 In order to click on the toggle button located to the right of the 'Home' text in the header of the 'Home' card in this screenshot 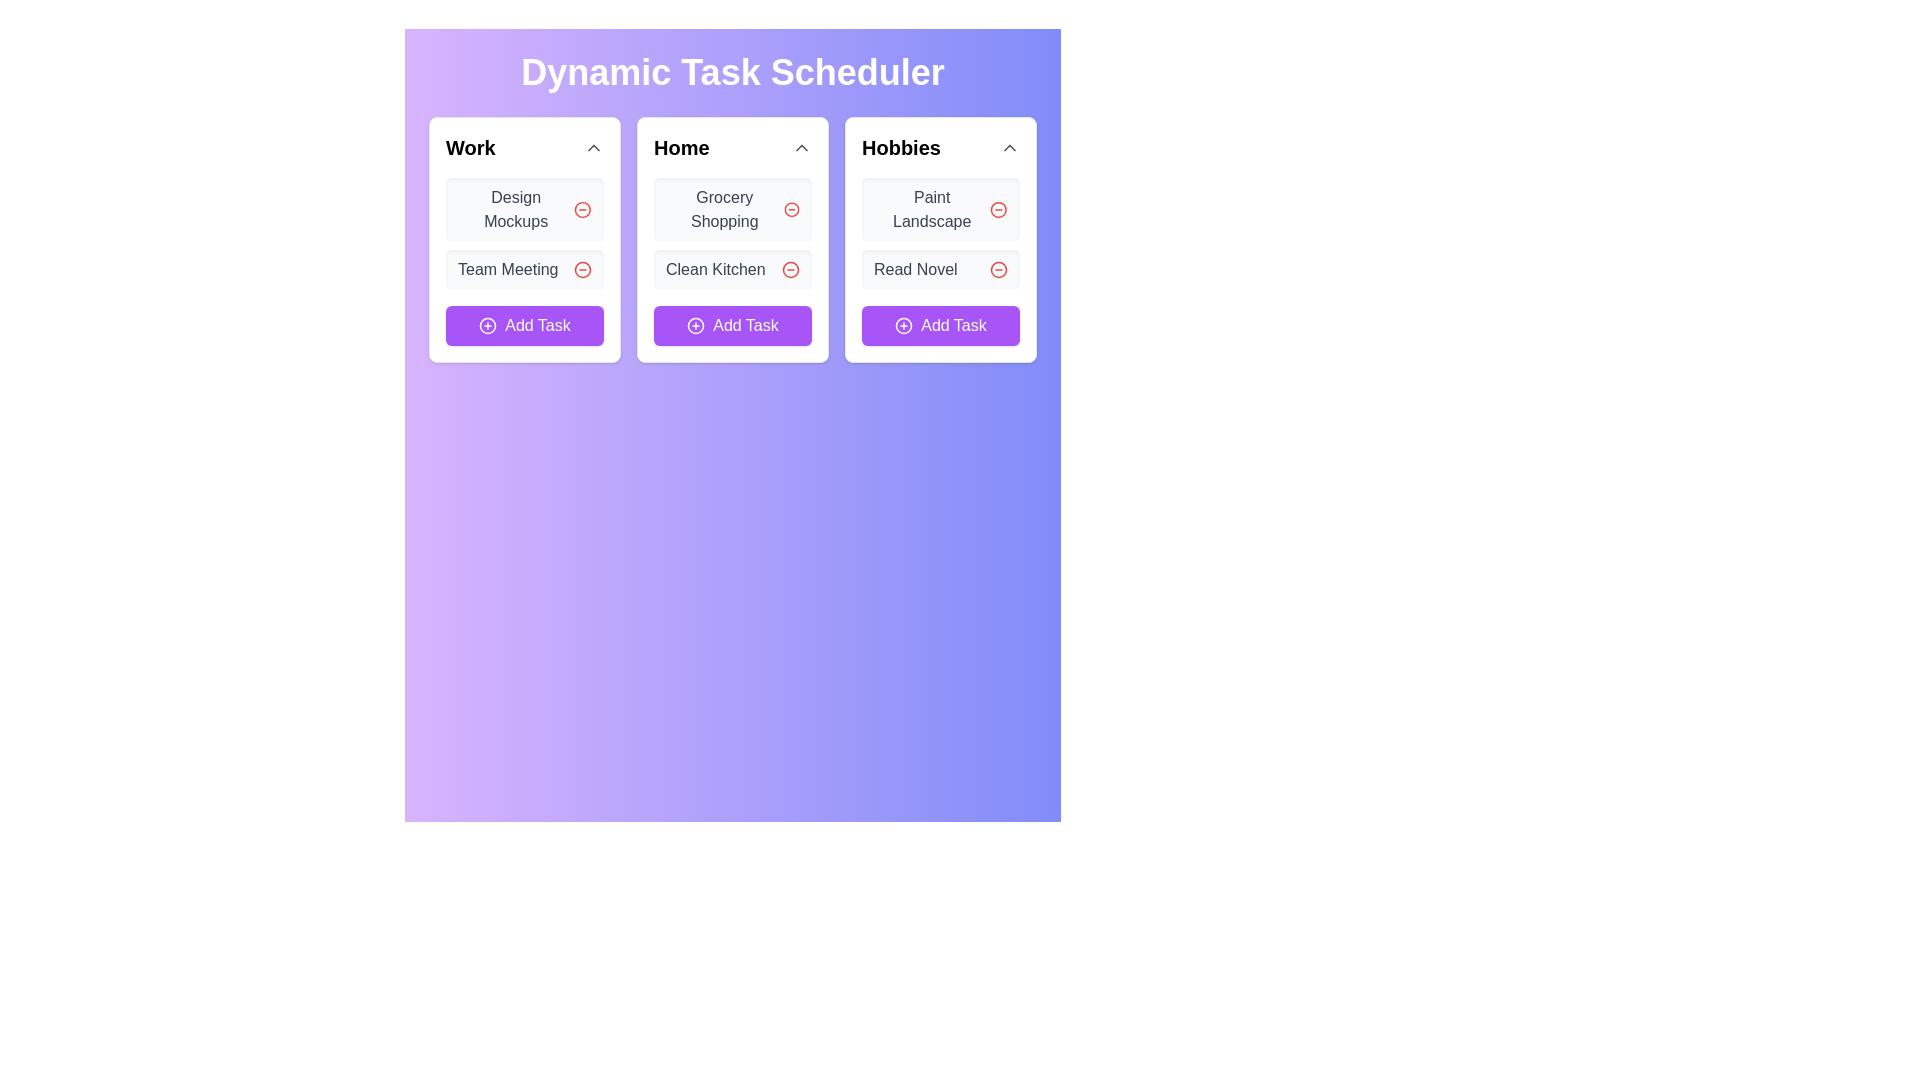, I will do `click(801, 146)`.